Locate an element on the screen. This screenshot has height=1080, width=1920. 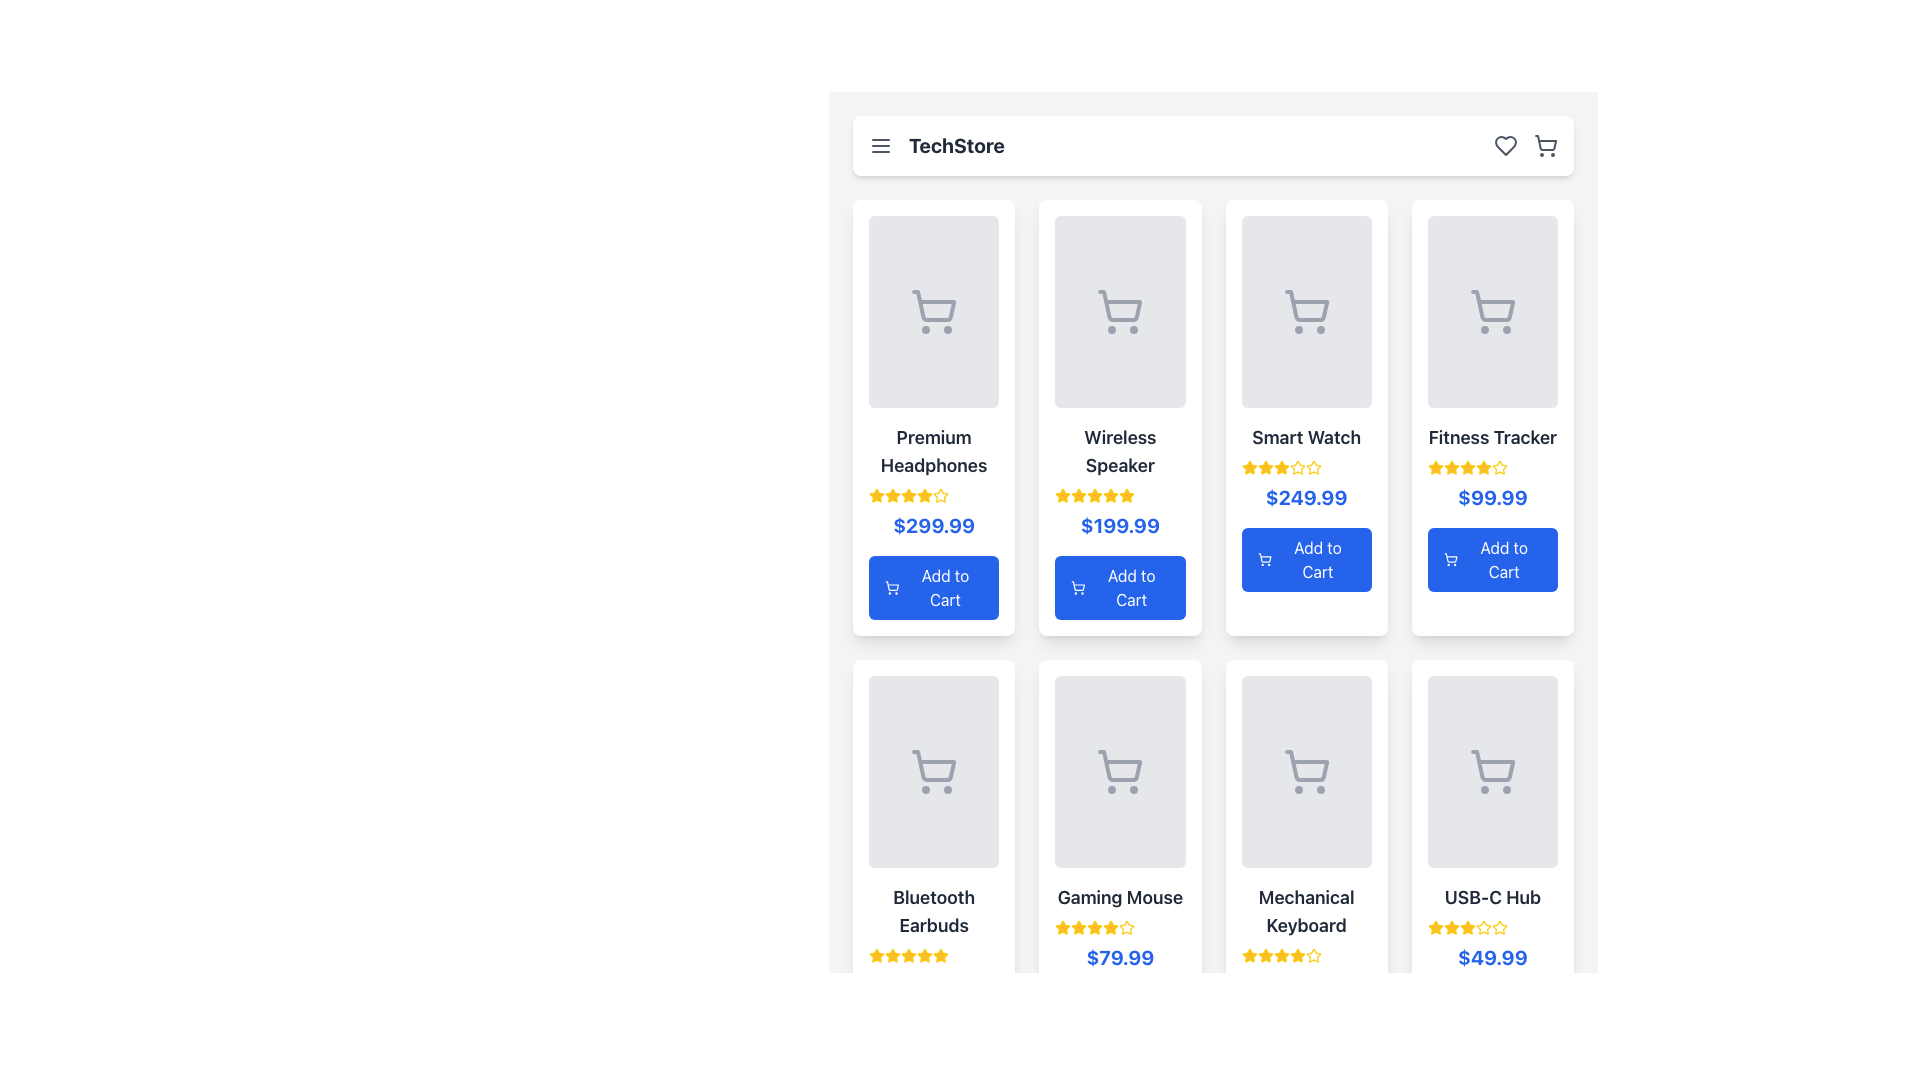
the 4.5-star rating indicator for the 'Gaming Mouse' product is located at coordinates (1120, 928).